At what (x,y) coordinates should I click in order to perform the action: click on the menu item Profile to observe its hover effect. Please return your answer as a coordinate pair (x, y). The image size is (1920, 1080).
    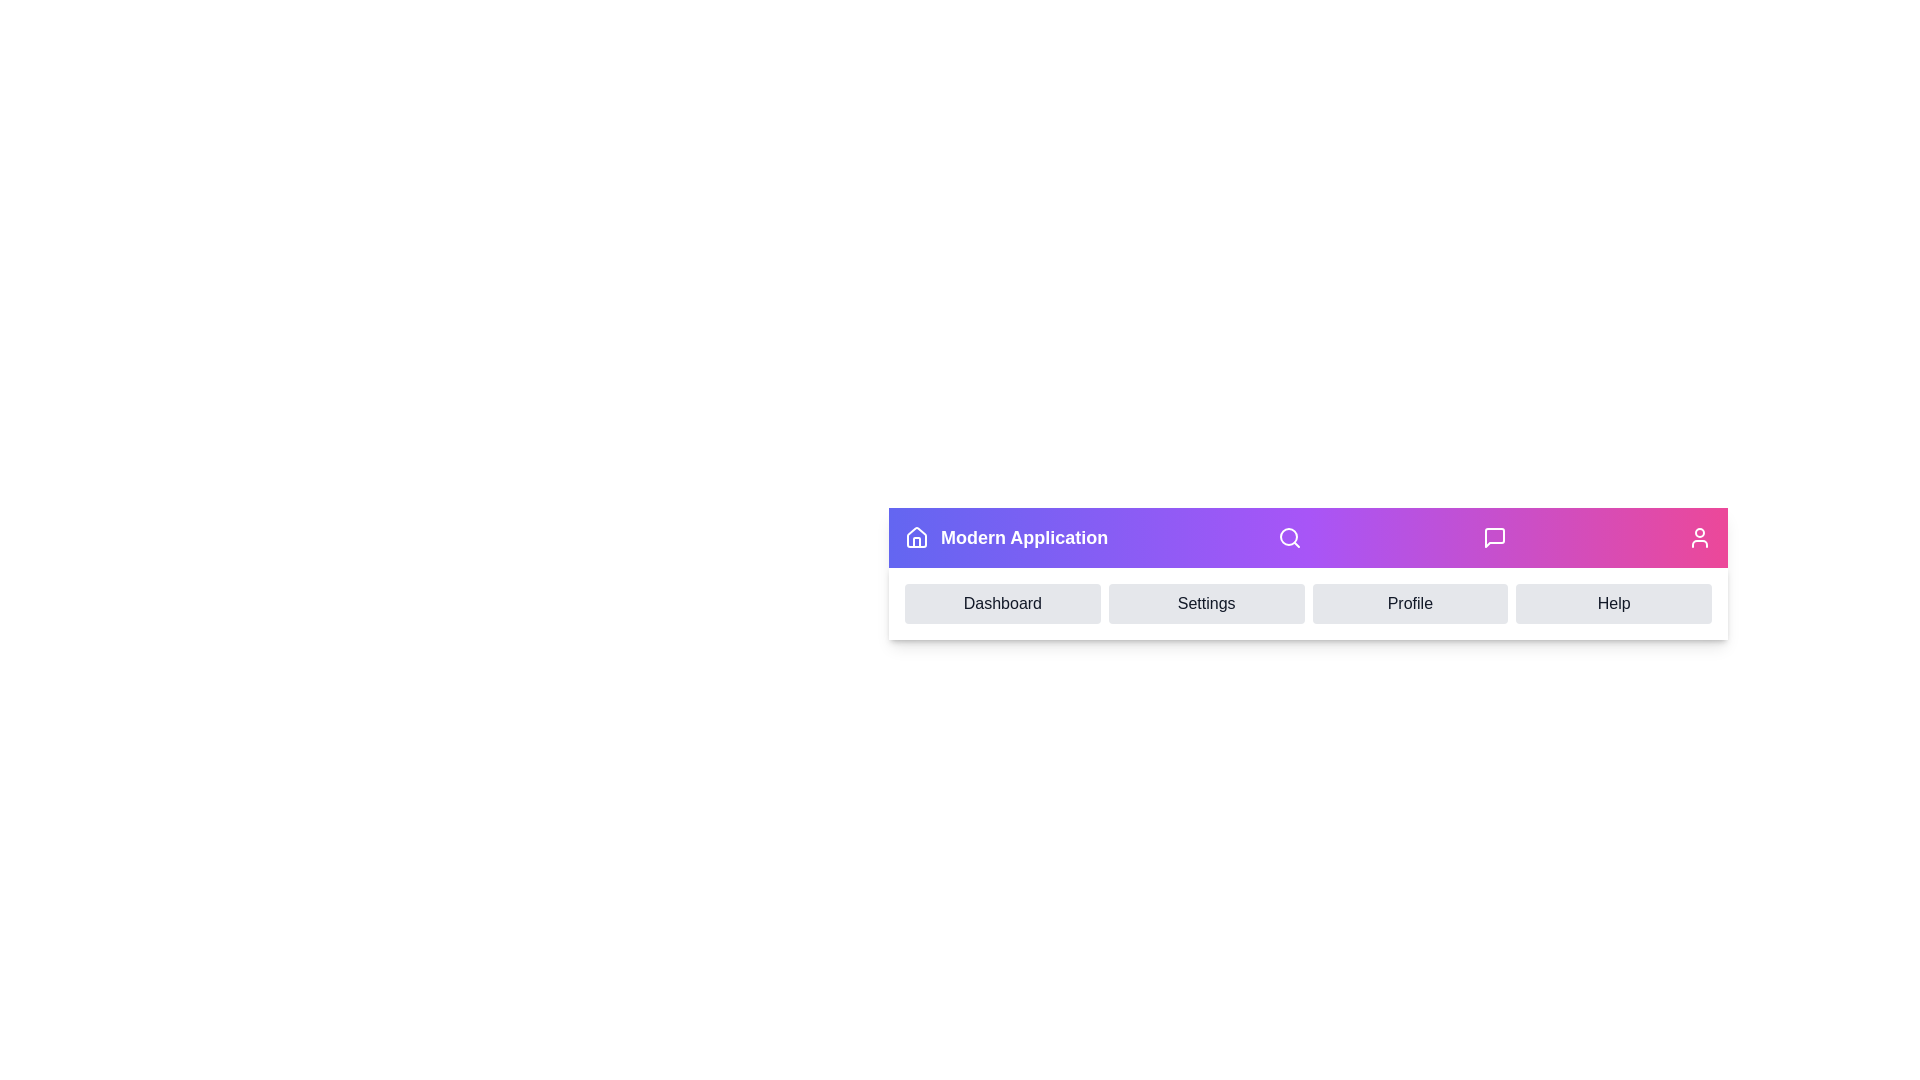
    Looking at the image, I should click on (1409, 603).